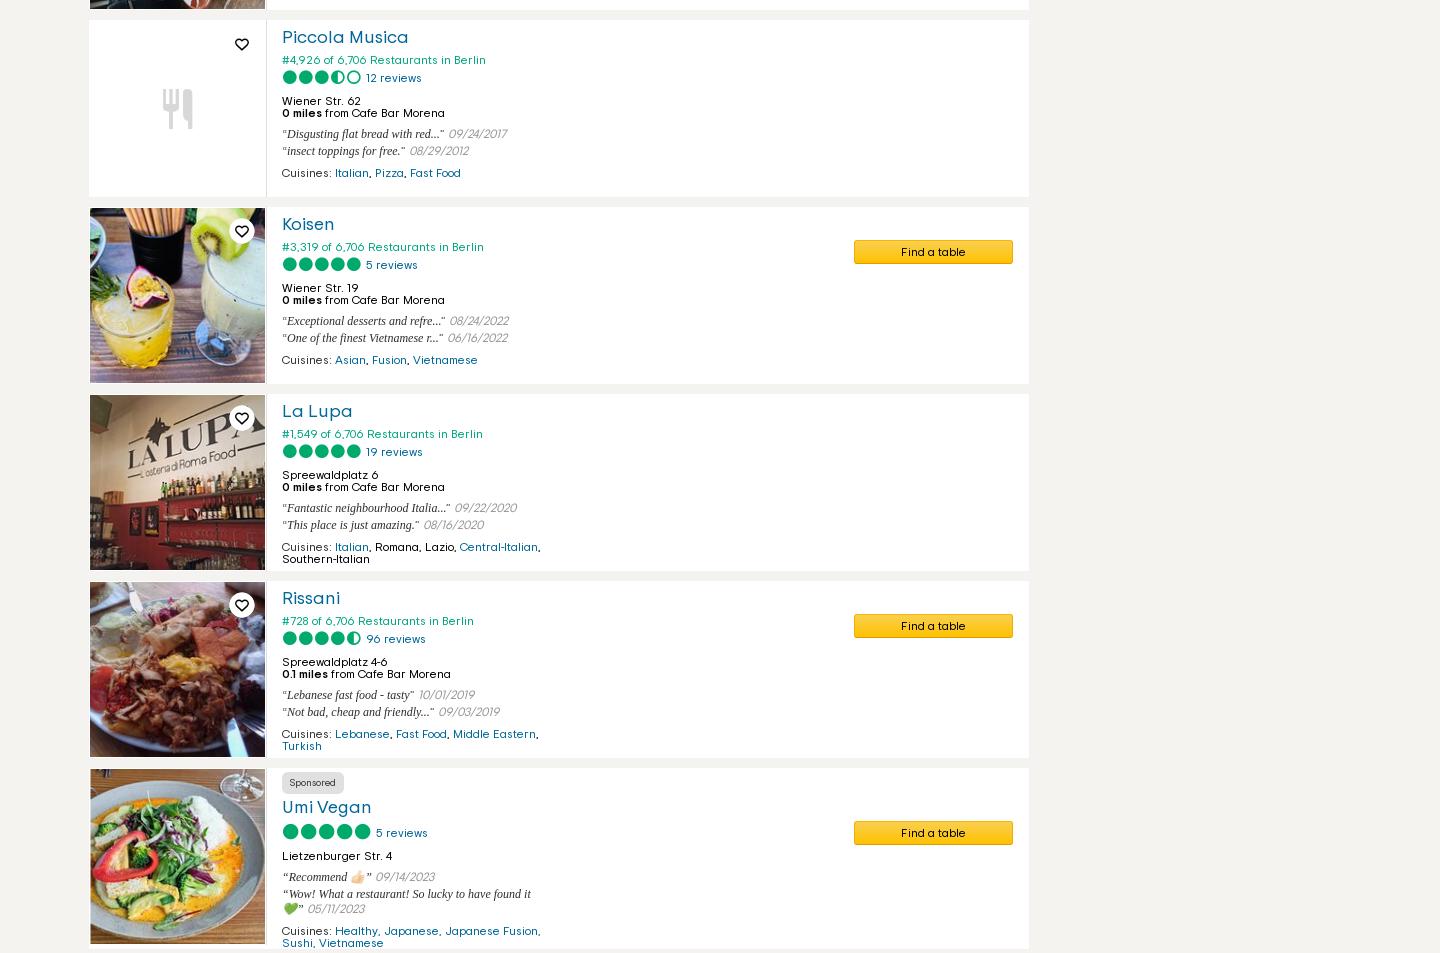 The image size is (1440, 953). What do you see at coordinates (356, 930) in the screenshot?
I see `'Healthy'` at bounding box center [356, 930].